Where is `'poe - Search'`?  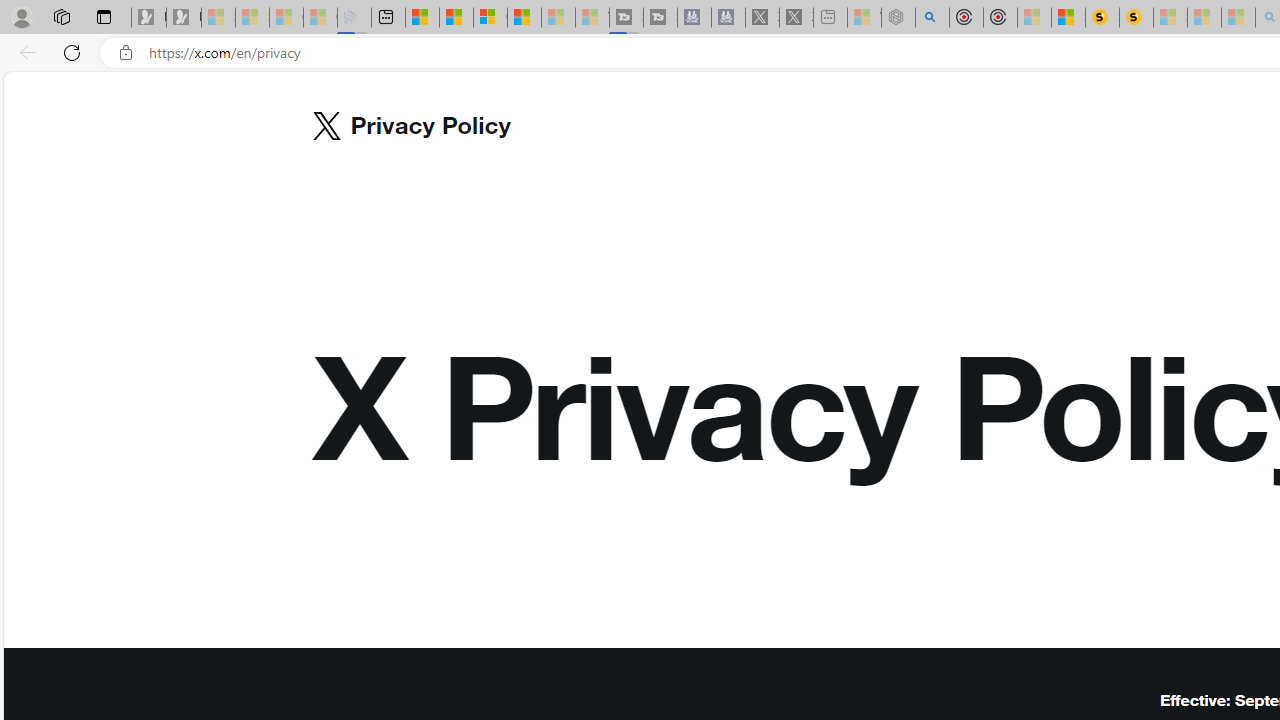 'poe - Search' is located at coordinates (931, 17).